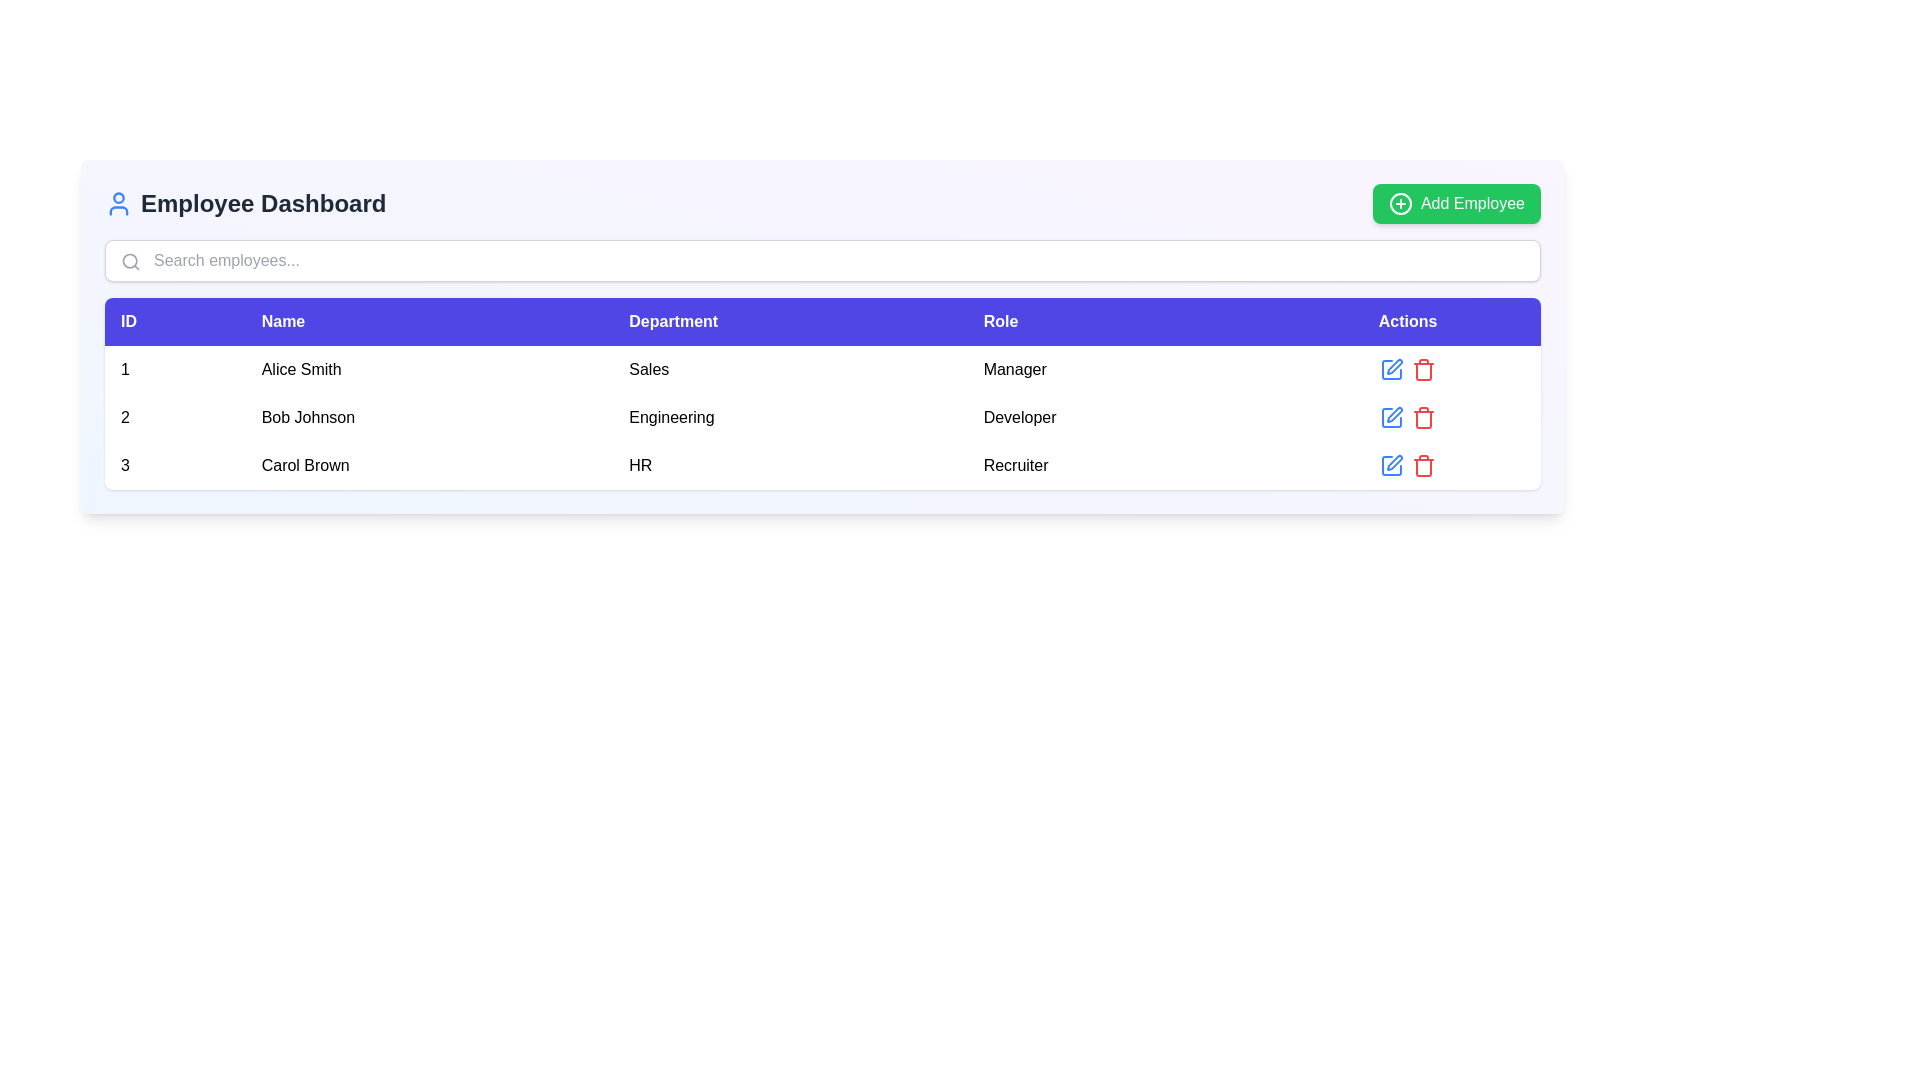 The height and width of the screenshot is (1080, 1920). What do you see at coordinates (1423, 370) in the screenshot?
I see `the delete button located in the 'Actions' column of the third row, to the right of the pencil icon` at bounding box center [1423, 370].